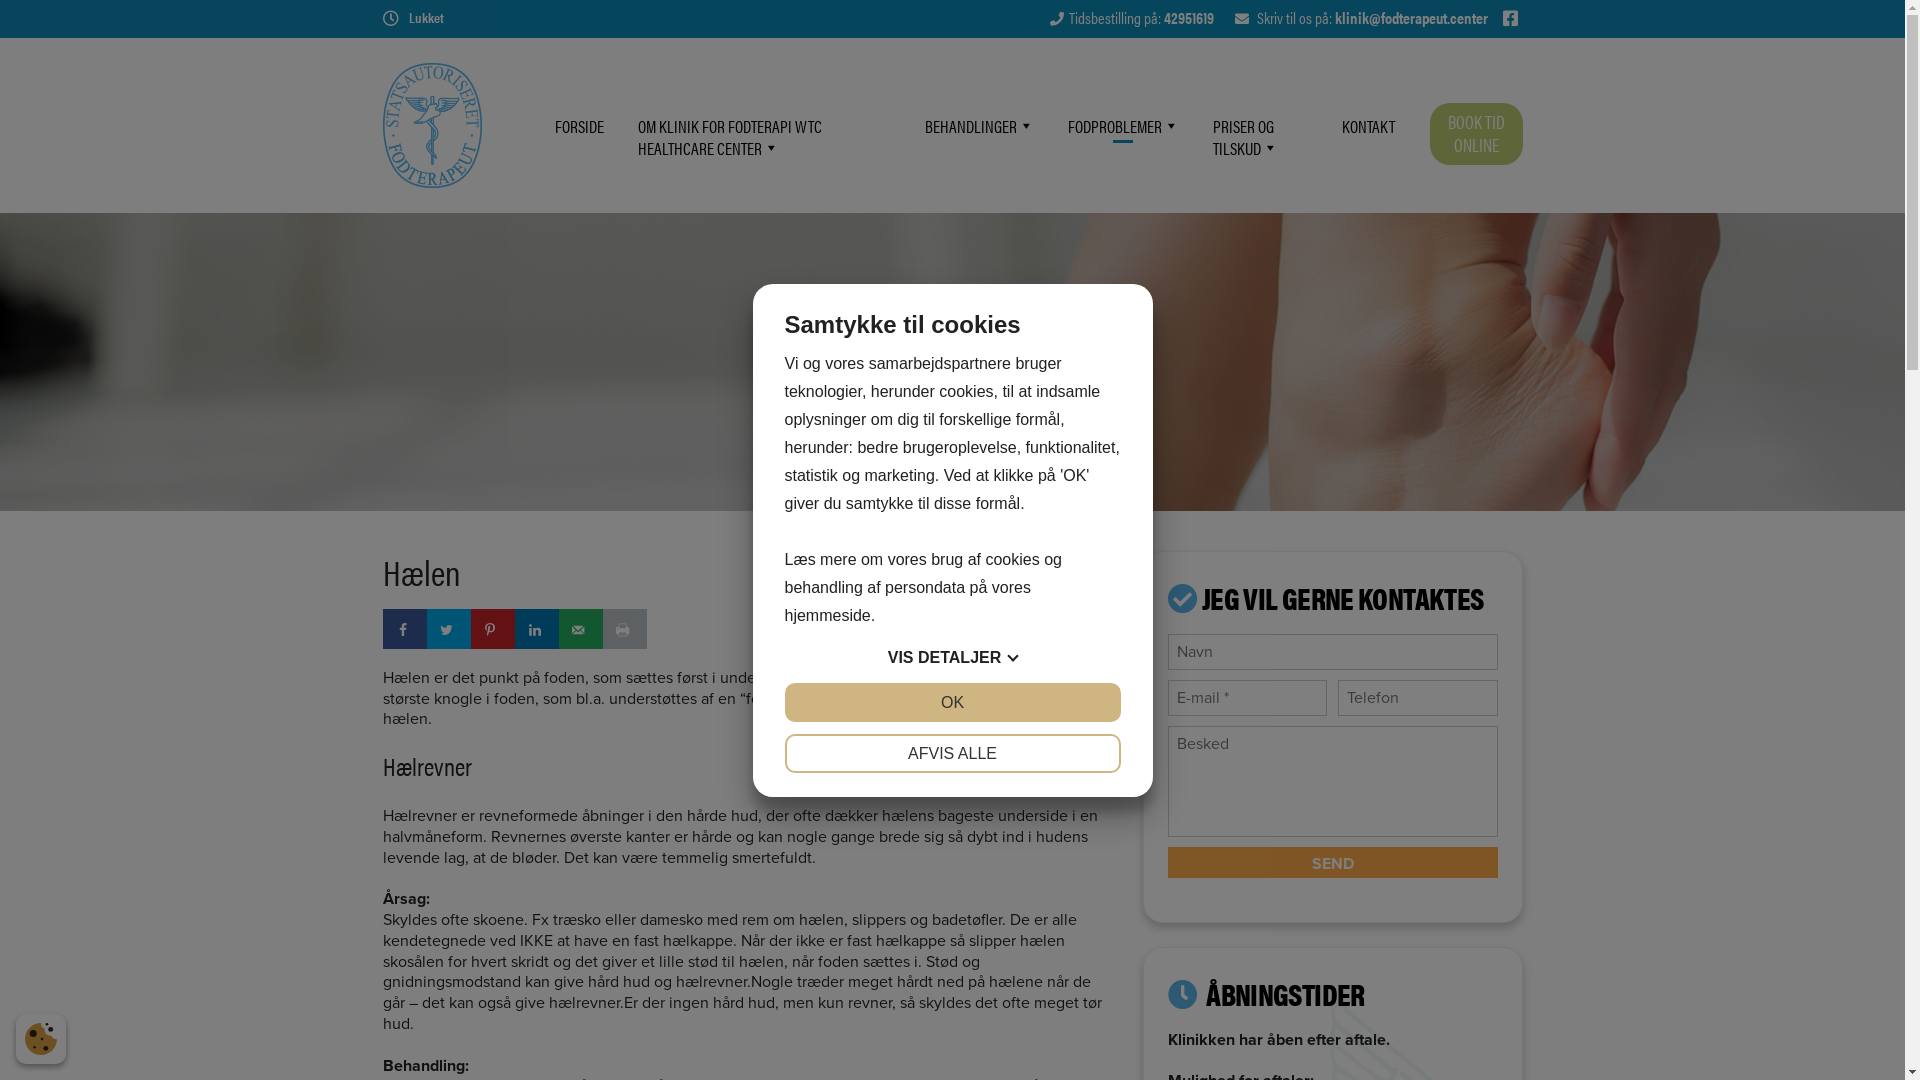 This screenshot has height=1080, width=1920. What do you see at coordinates (513, 627) in the screenshot?
I see `'Share on LinkedIn'` at bounding box center [513, 627].